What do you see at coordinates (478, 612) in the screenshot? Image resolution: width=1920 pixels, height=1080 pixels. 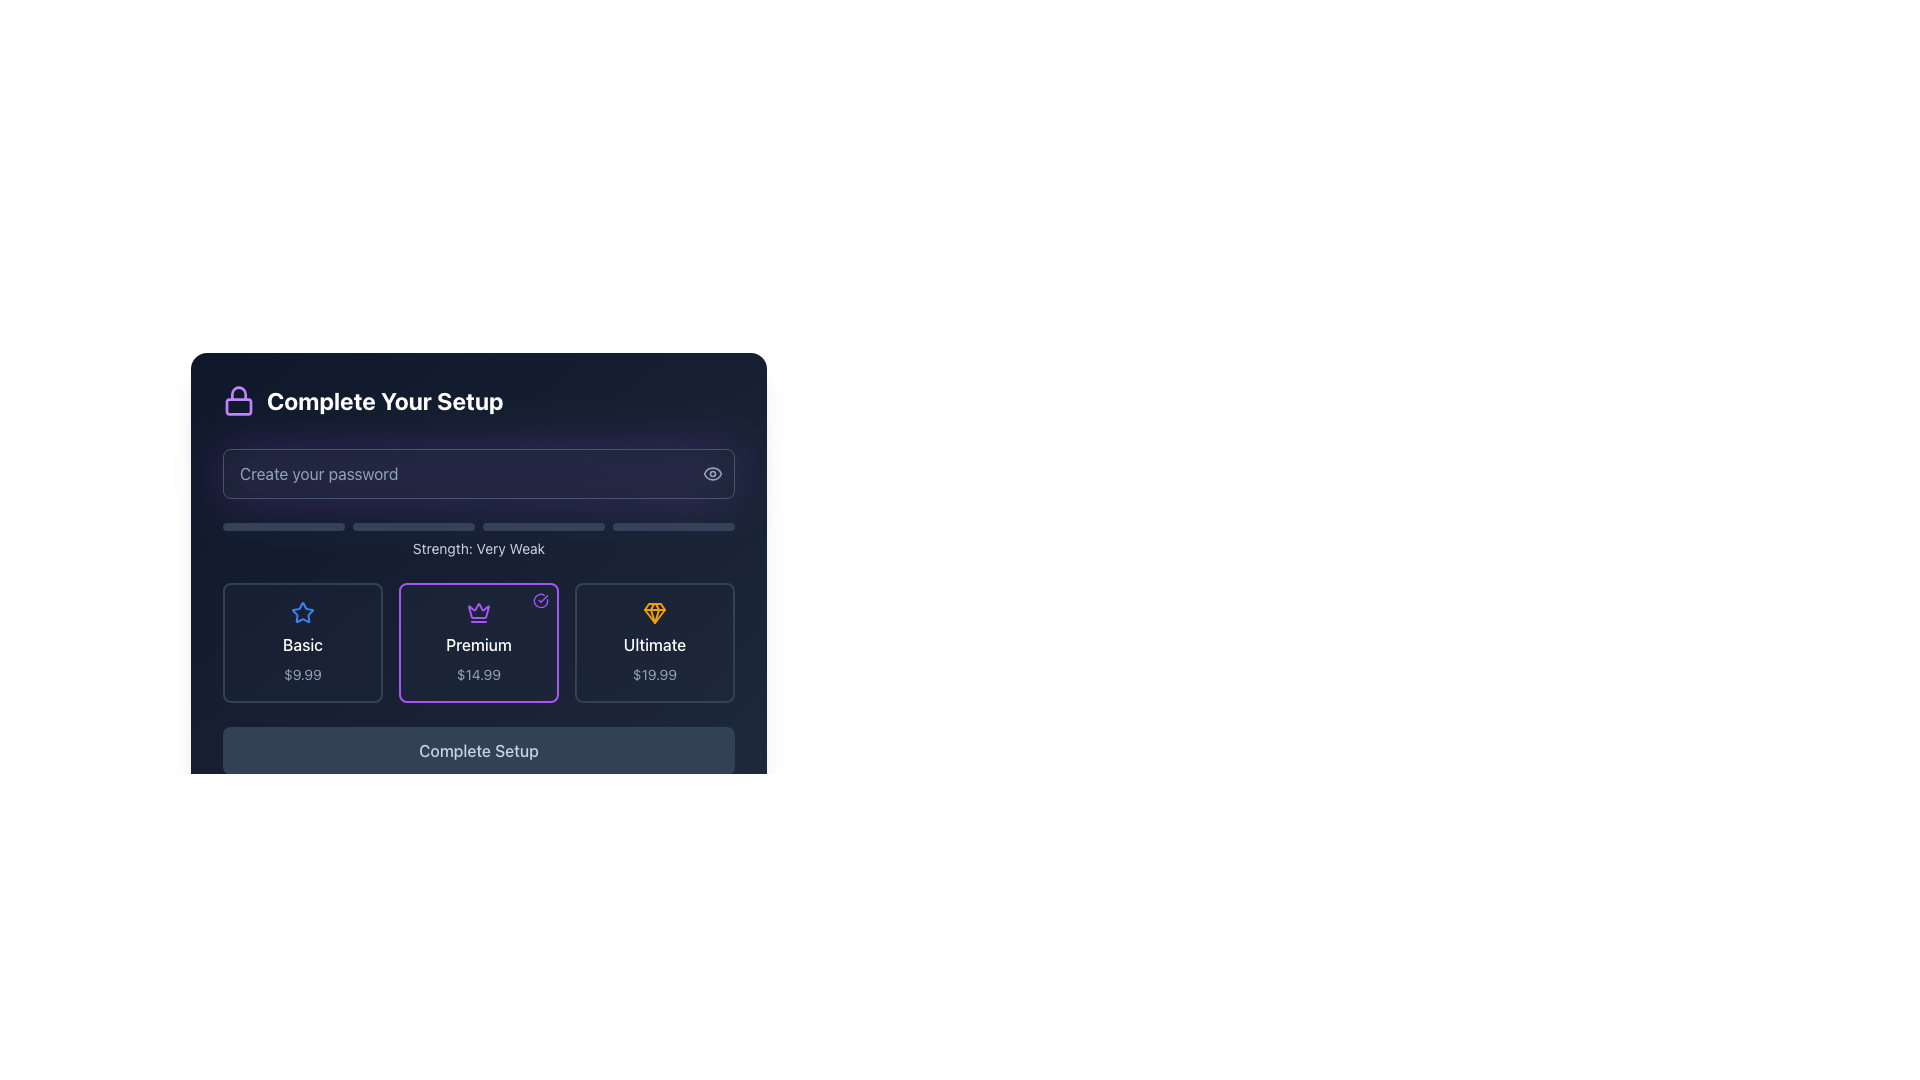 I see `the purple crown icon located at the top center of the Premium plan box, which is distinguished by its minimalistic design and smooth lines` at bounding box center [478, 612].